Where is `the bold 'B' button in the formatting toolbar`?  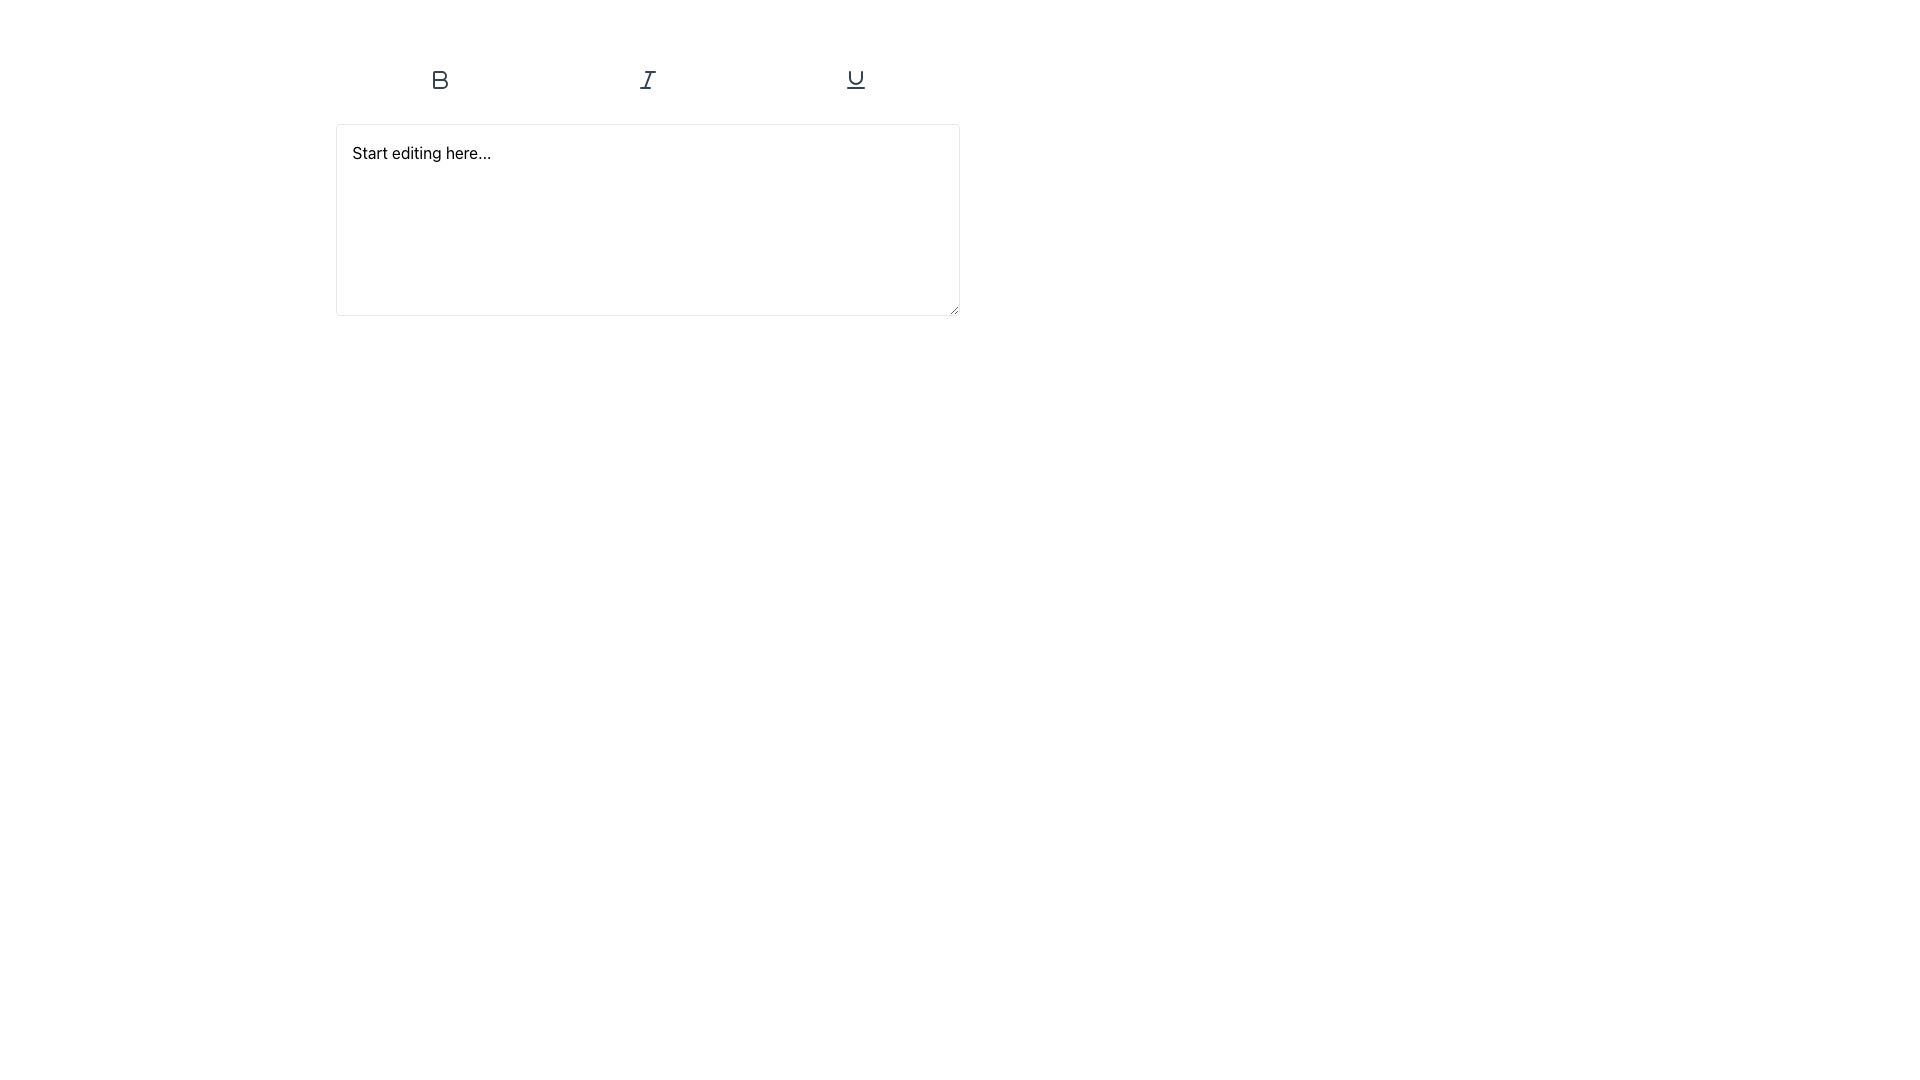
the bold 'B' button in the formatting toolbar is located at coordinates (438, 79).